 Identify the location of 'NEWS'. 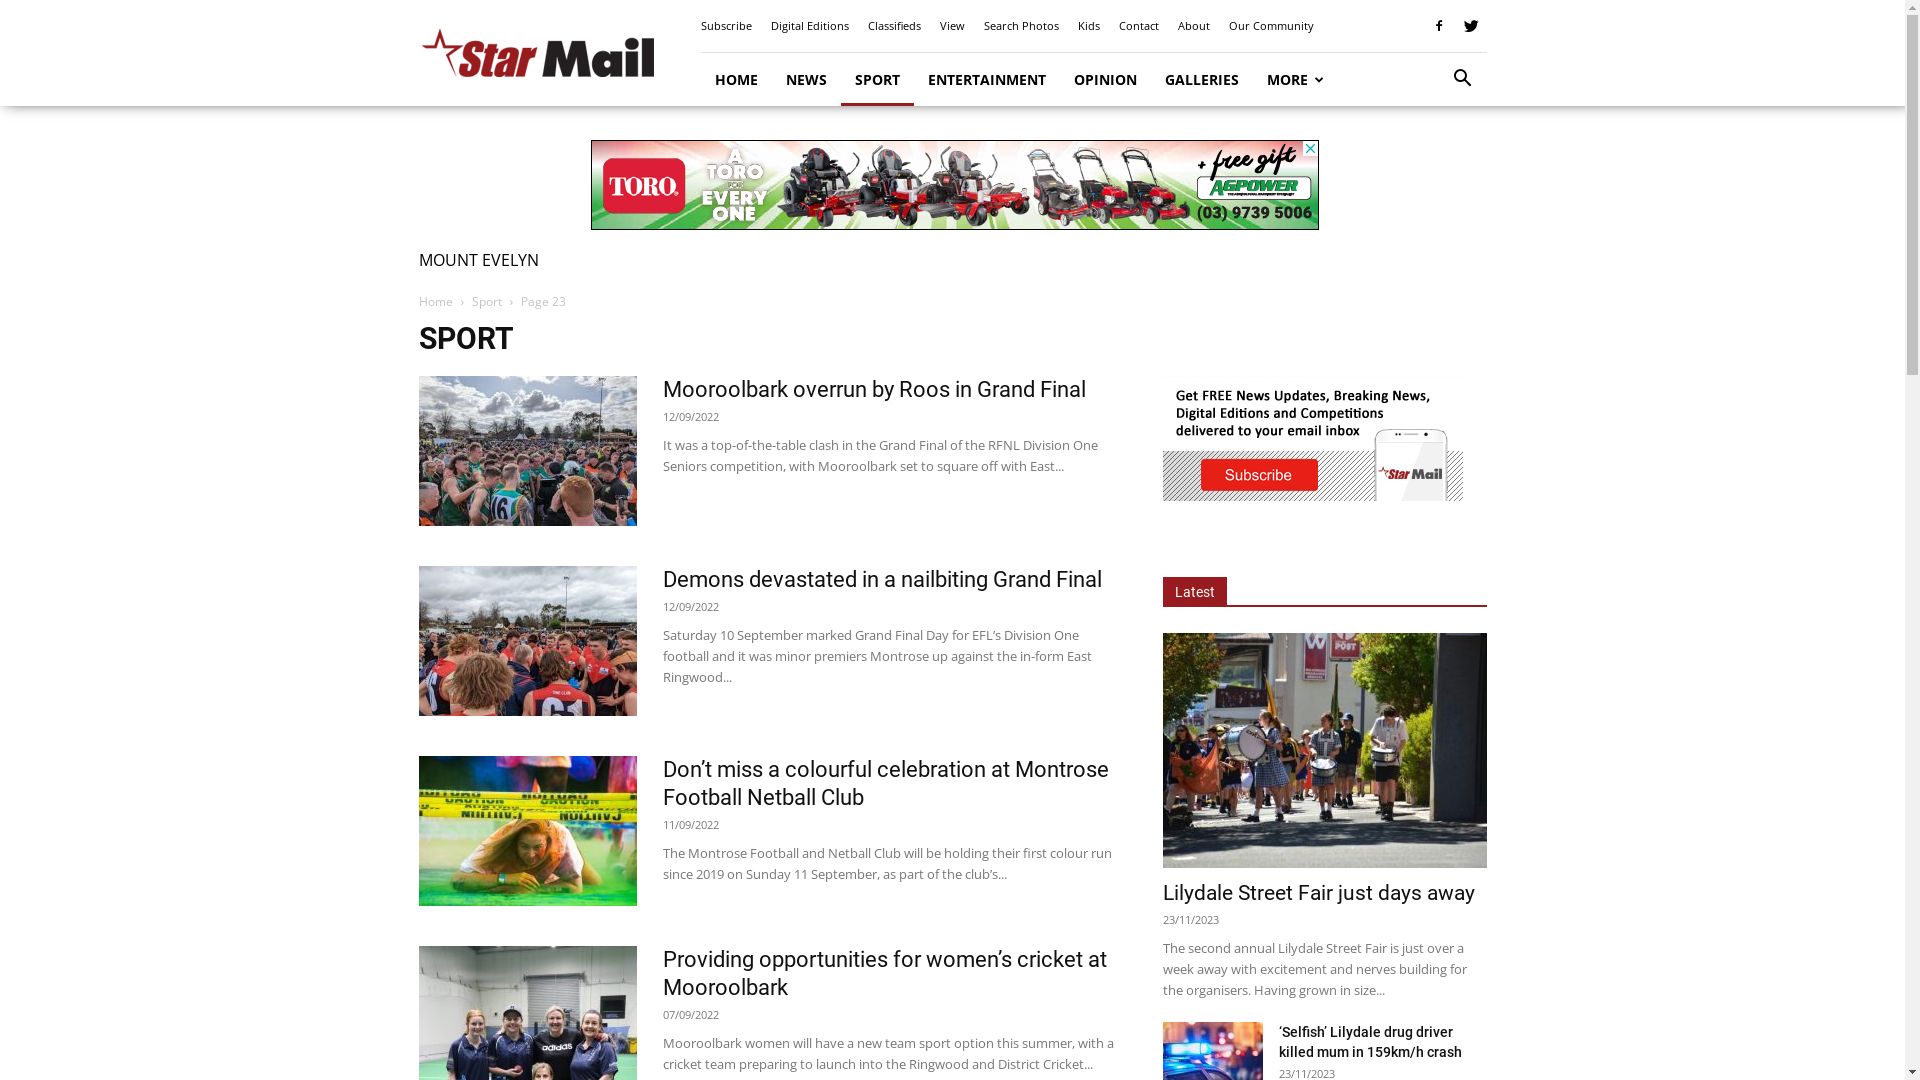
(806, 78).